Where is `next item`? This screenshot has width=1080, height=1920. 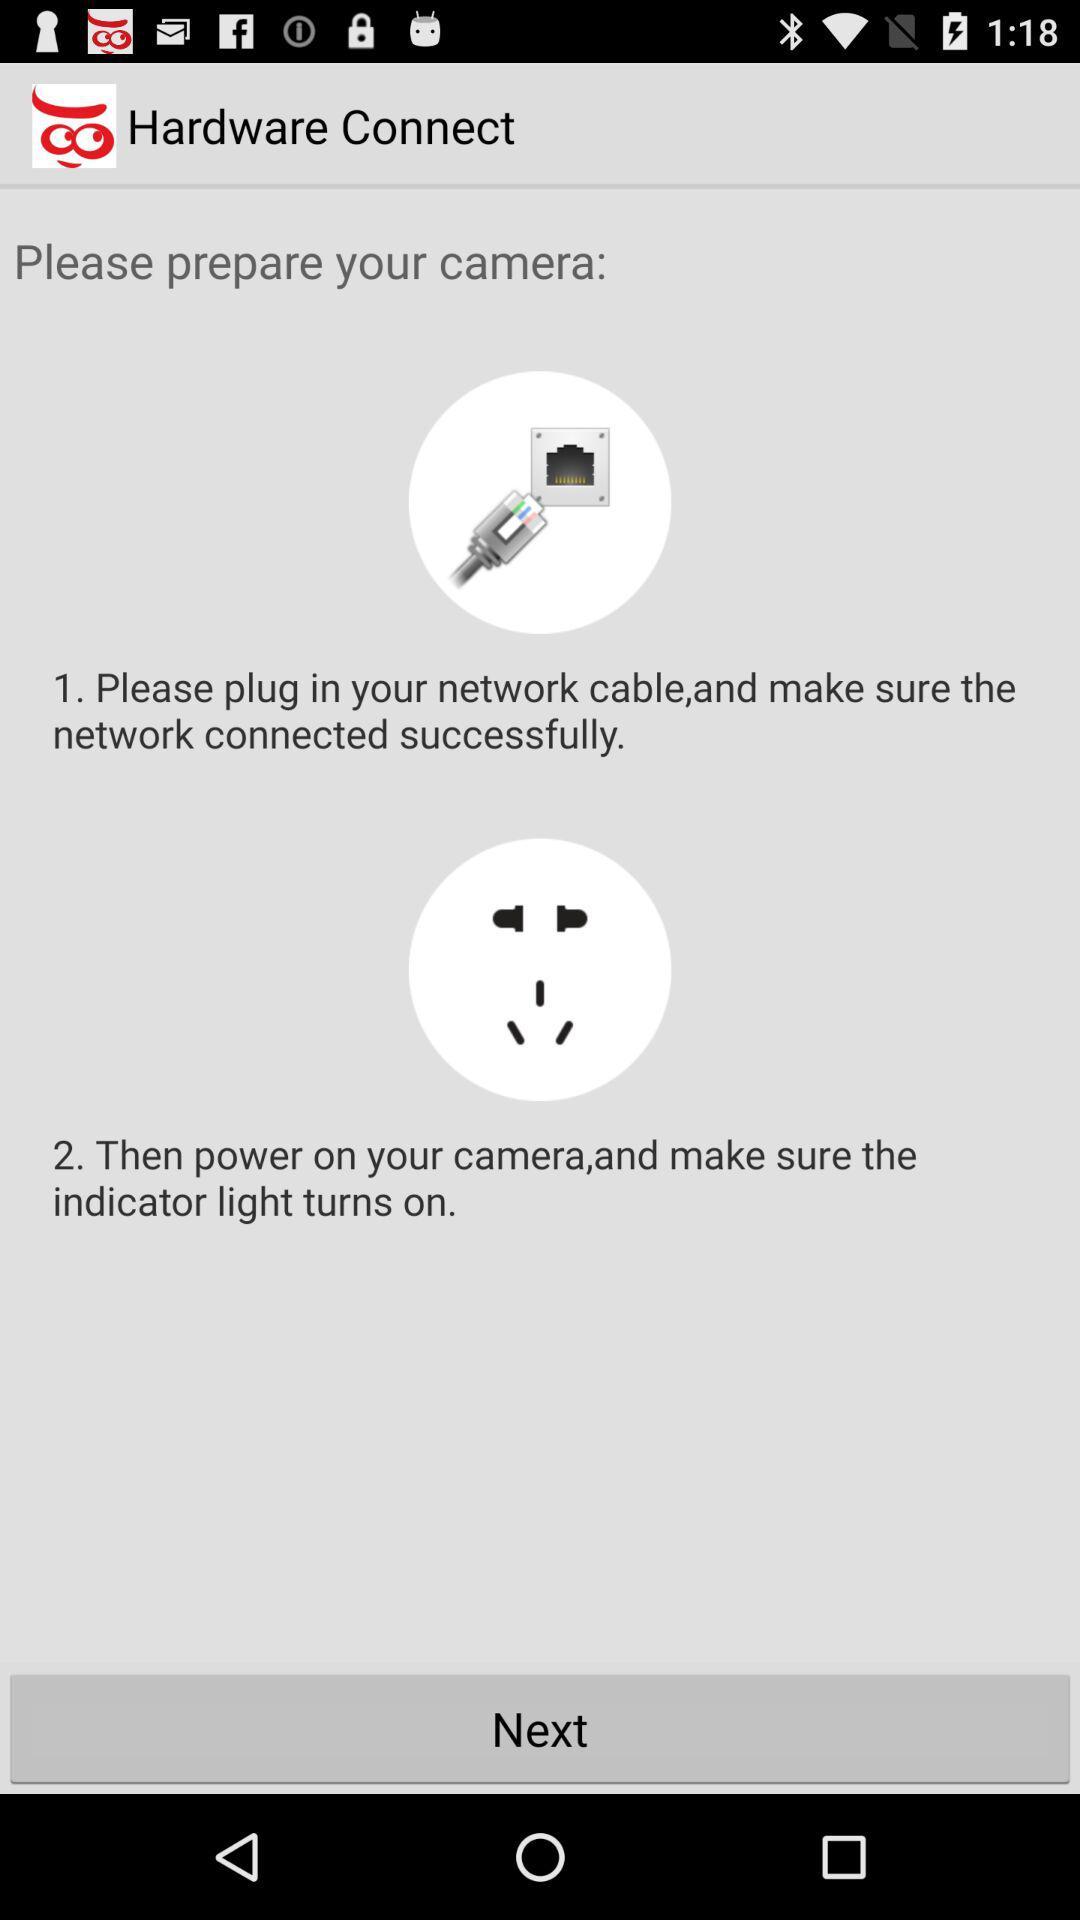
next item is located at coordinates (540, 1727).